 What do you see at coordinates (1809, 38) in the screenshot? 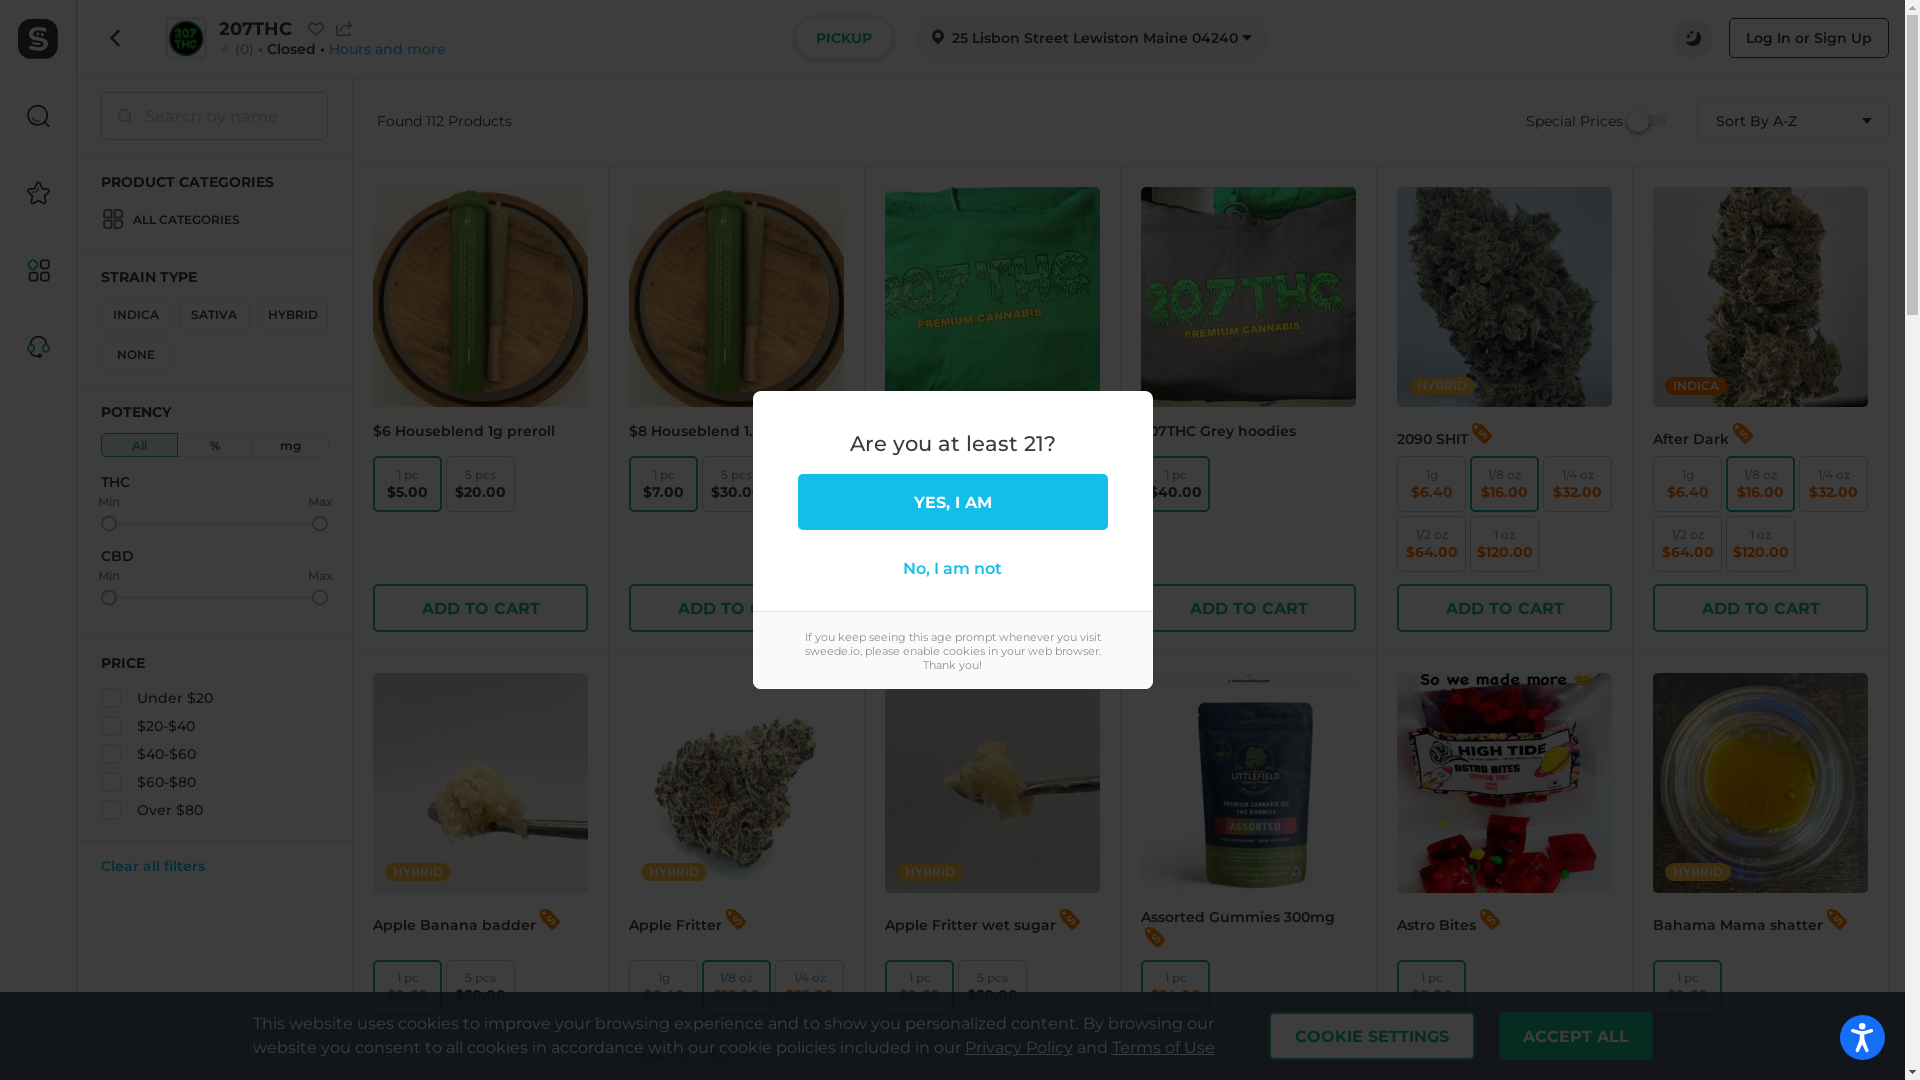
I see `'Log In or Sign Up'` at bounding box center [1809, 38].